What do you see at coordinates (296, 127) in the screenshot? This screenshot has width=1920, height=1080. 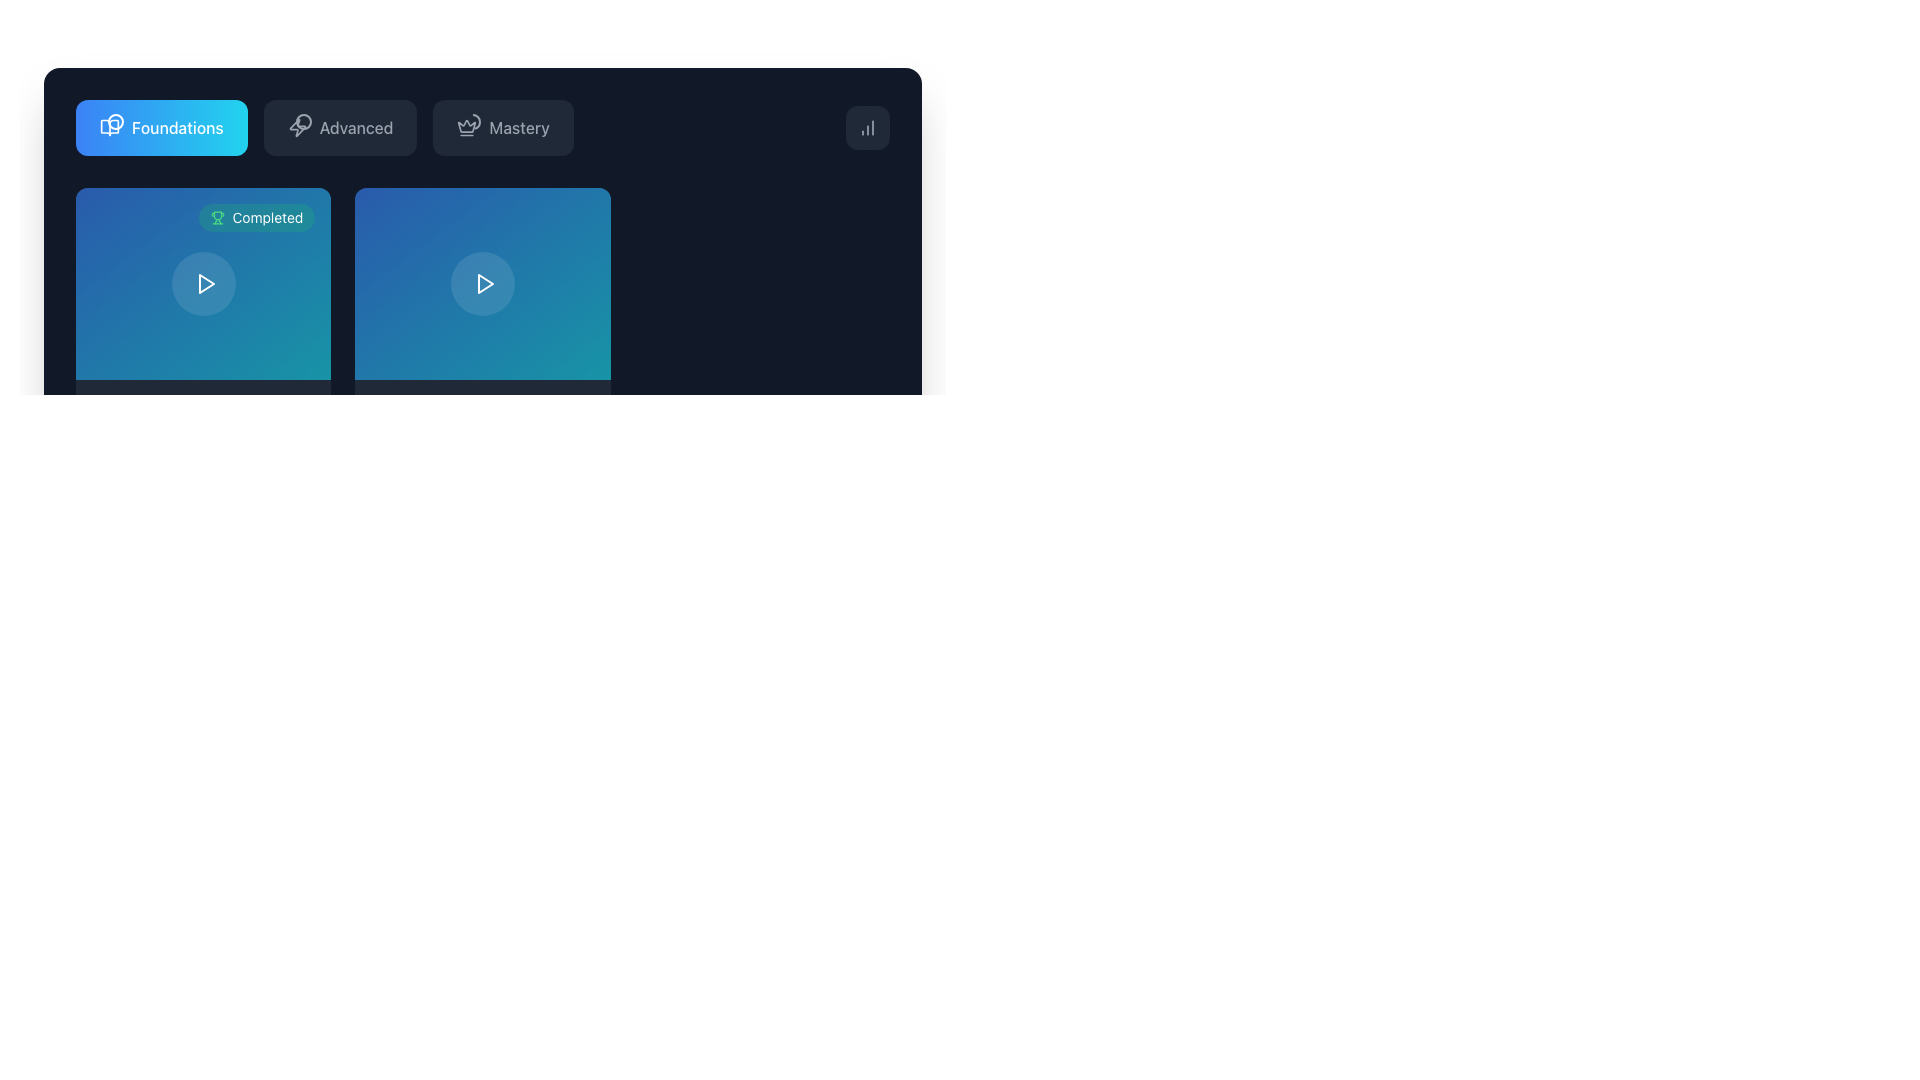 I see `the lightning bolt icon located within the 'Advanced' button, which is the second button in a horizontal menu set, positioned between the 'Foundations' and 'Mastery' buttons` at bounding box center [296, 127].